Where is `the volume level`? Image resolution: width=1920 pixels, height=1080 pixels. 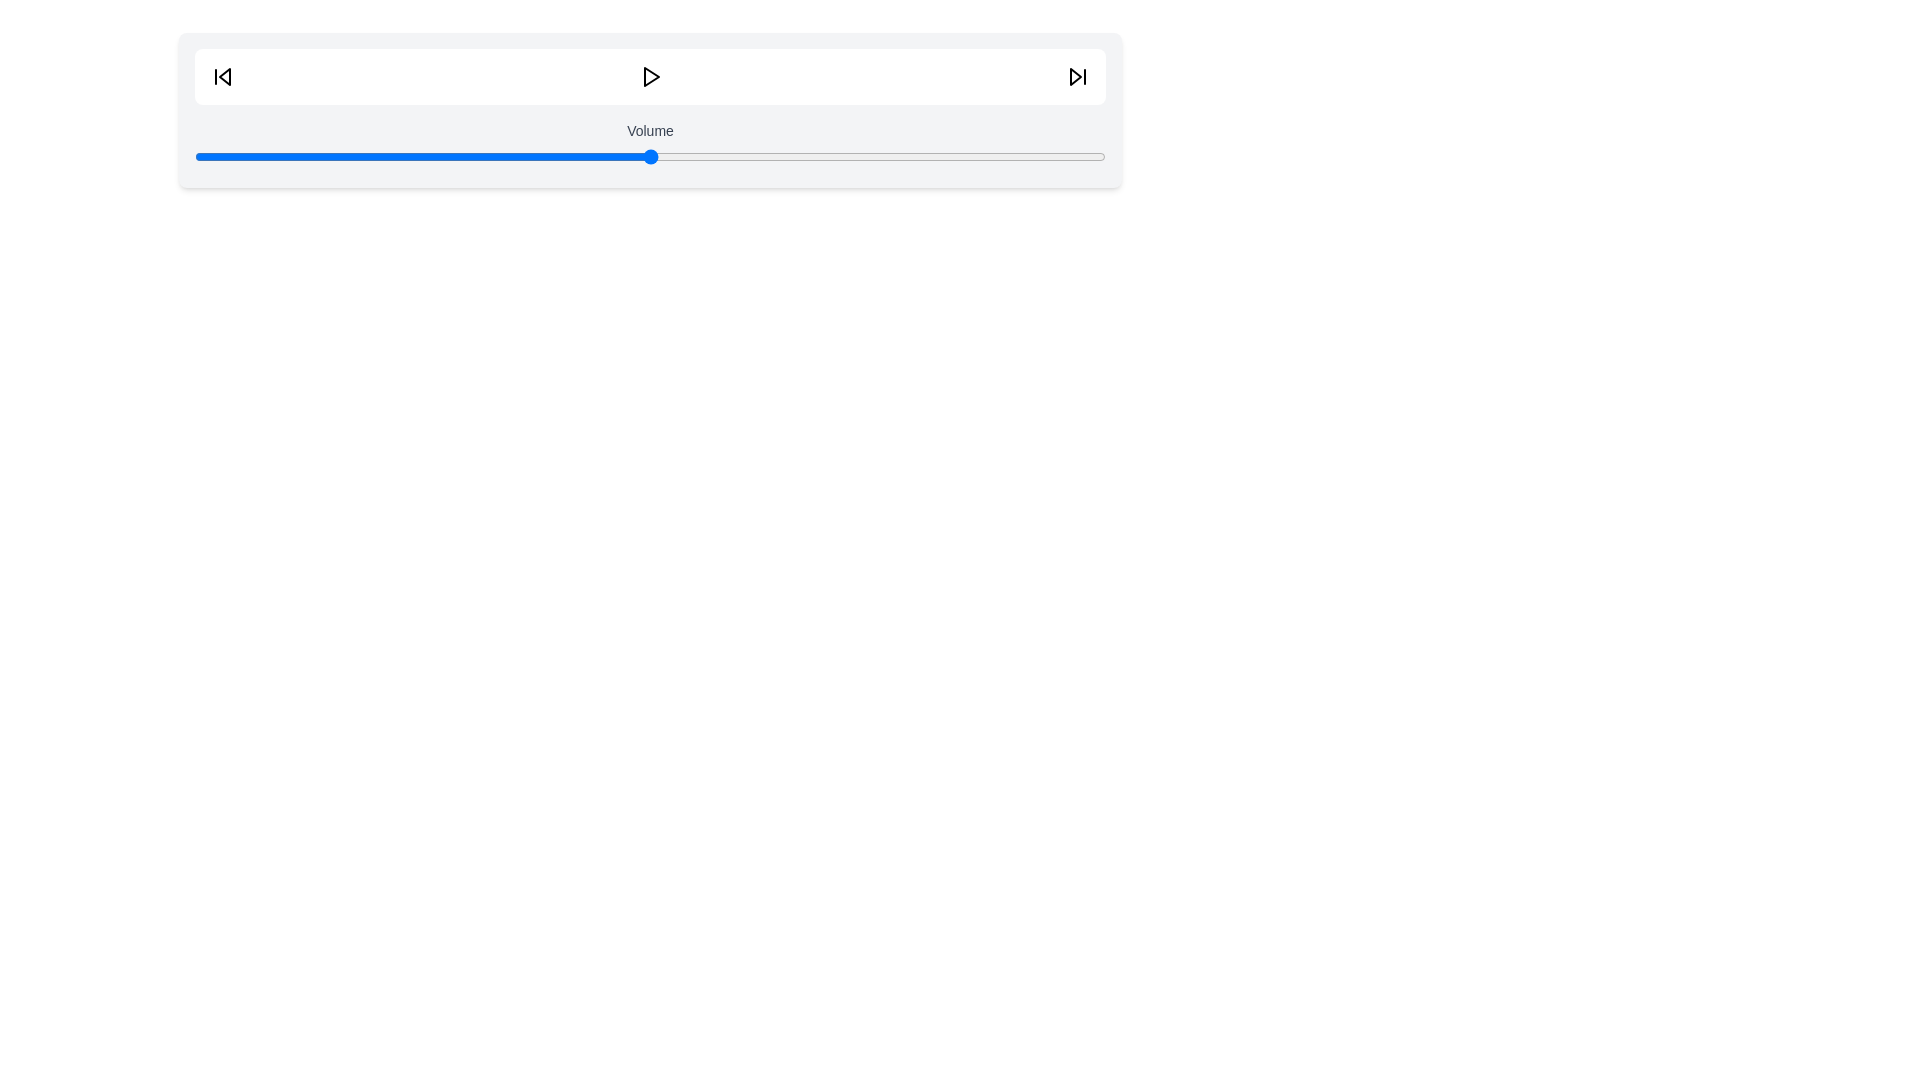 the volume level is located at coordinates (213, 156).